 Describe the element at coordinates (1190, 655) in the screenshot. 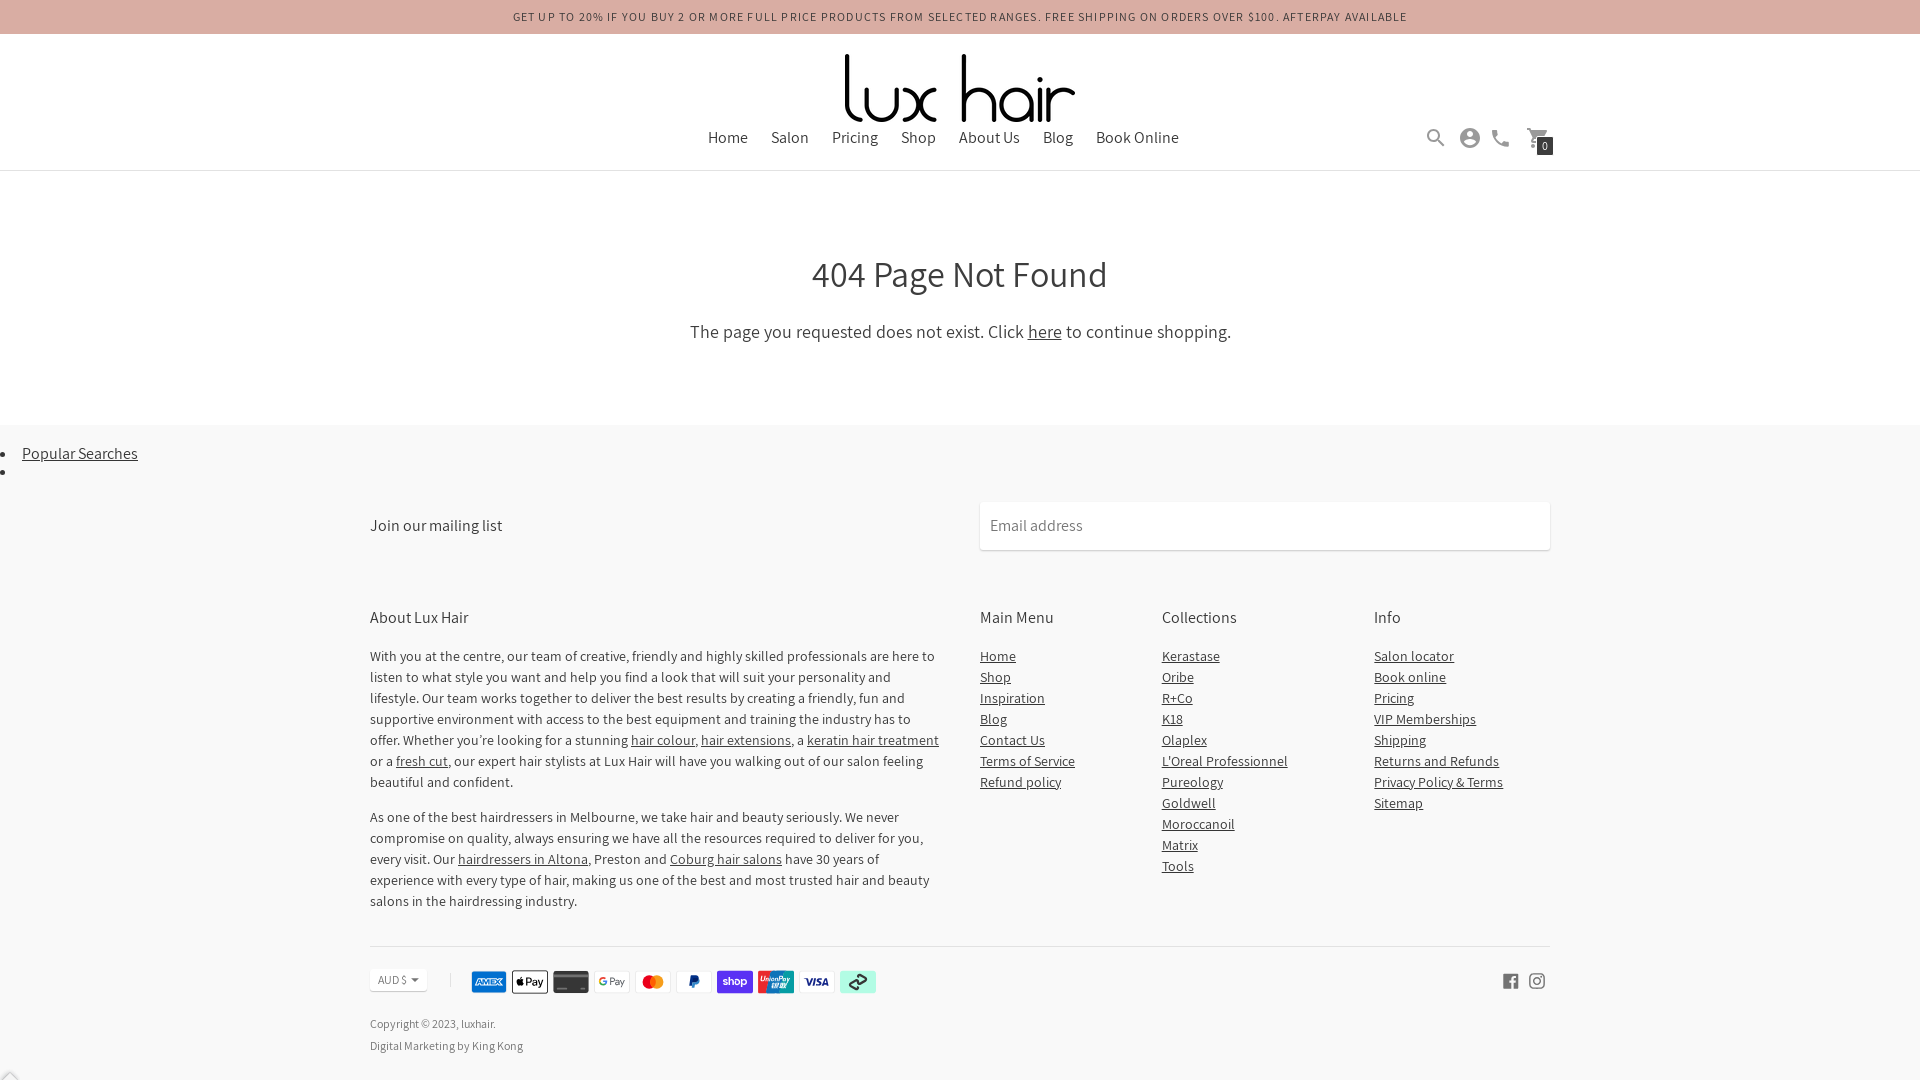

I see `'Kerastase'` at that location.